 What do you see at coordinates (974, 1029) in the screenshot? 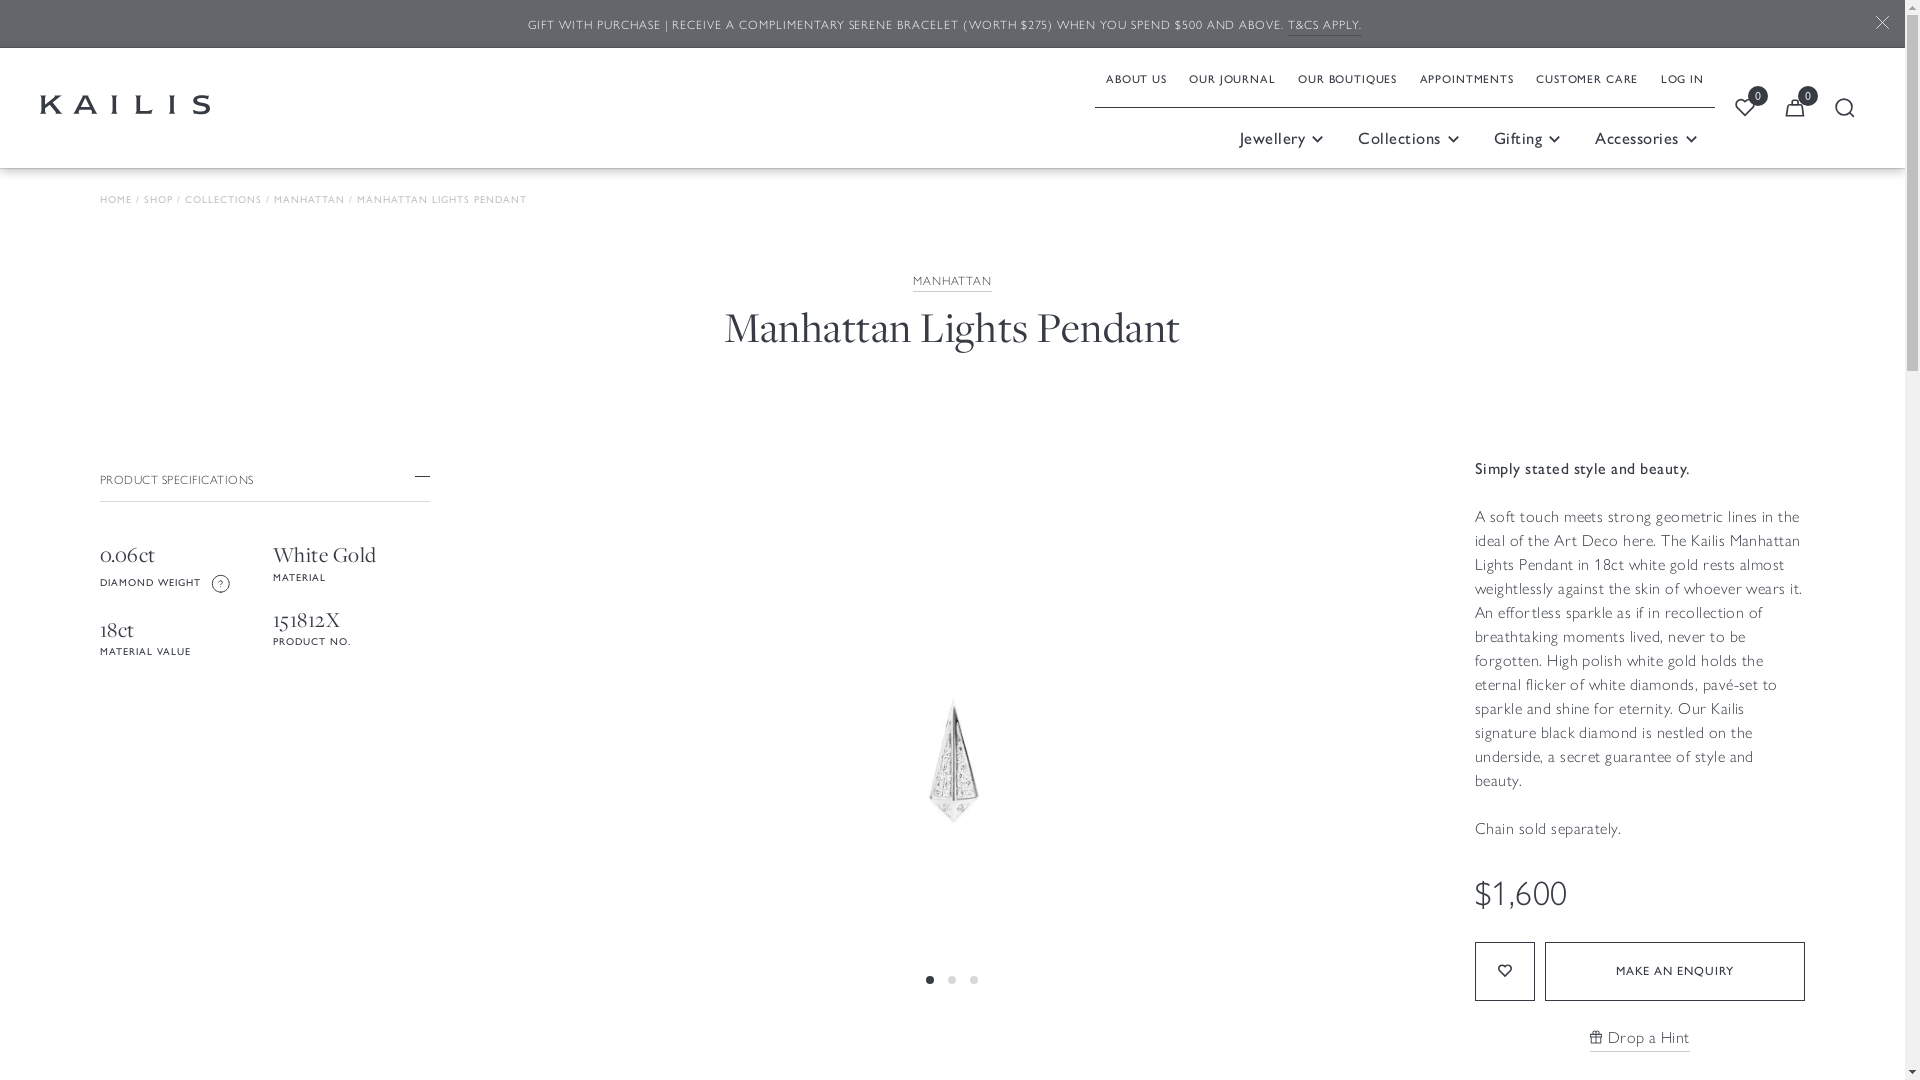
I see `'3'` at bounding box center [974, 1029].